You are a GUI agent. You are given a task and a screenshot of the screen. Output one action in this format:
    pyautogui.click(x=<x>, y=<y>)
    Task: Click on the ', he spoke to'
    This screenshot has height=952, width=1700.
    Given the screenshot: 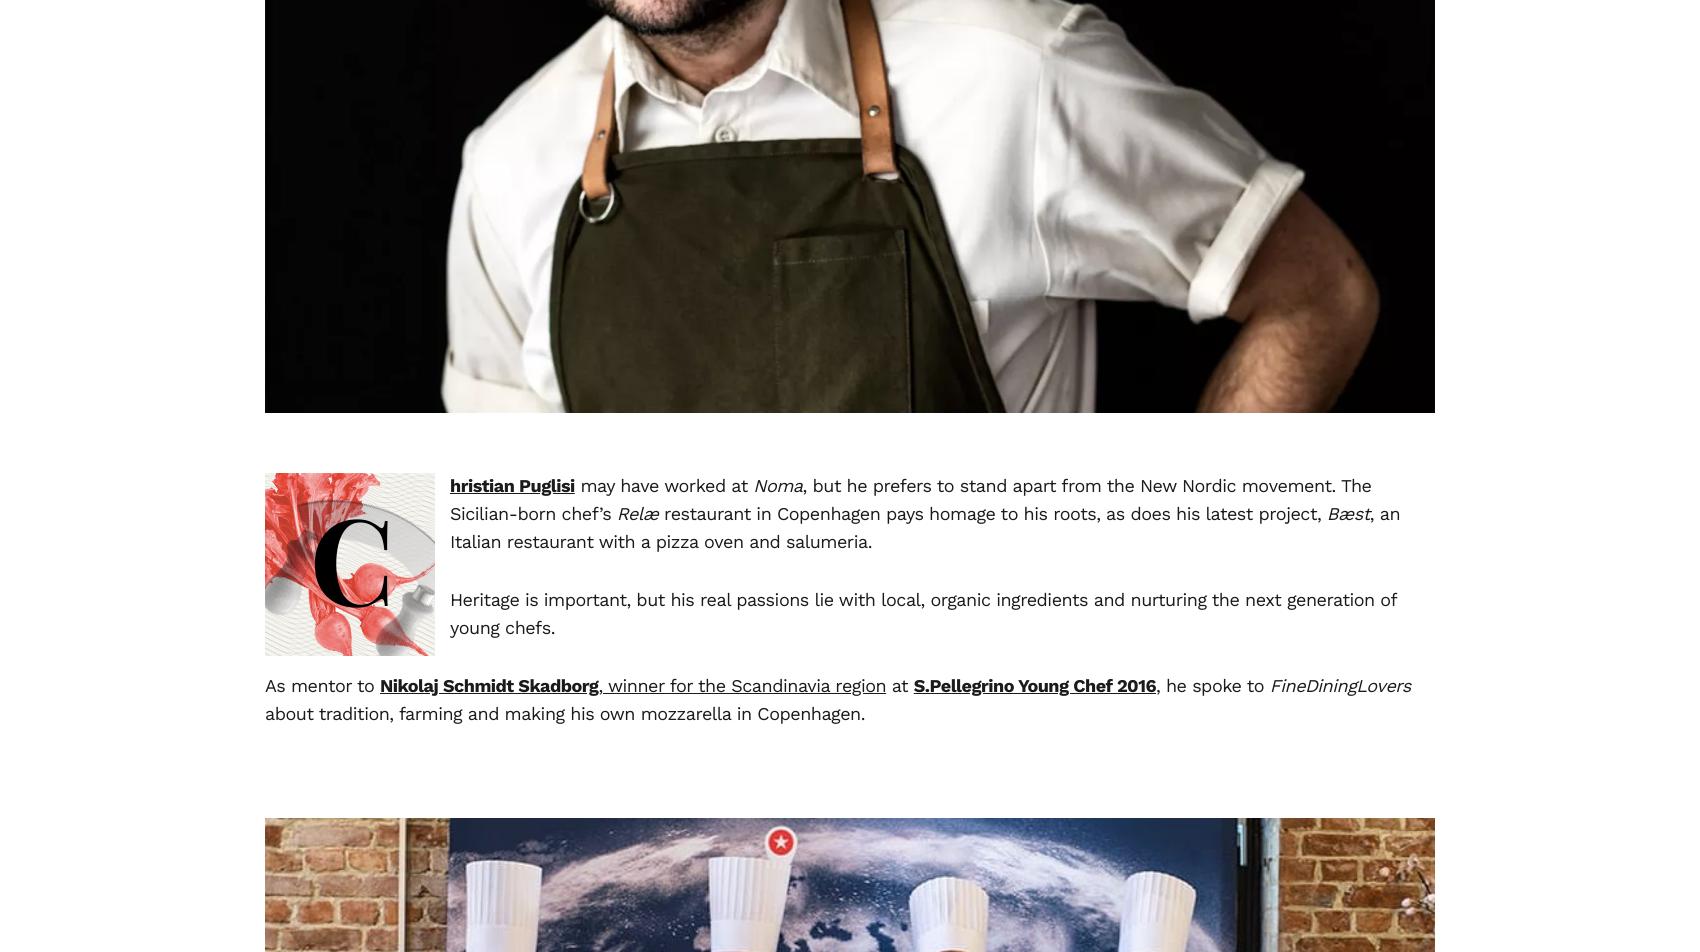 What is the action you would take?
    pyautogui.click(x=1211, y=686)
    